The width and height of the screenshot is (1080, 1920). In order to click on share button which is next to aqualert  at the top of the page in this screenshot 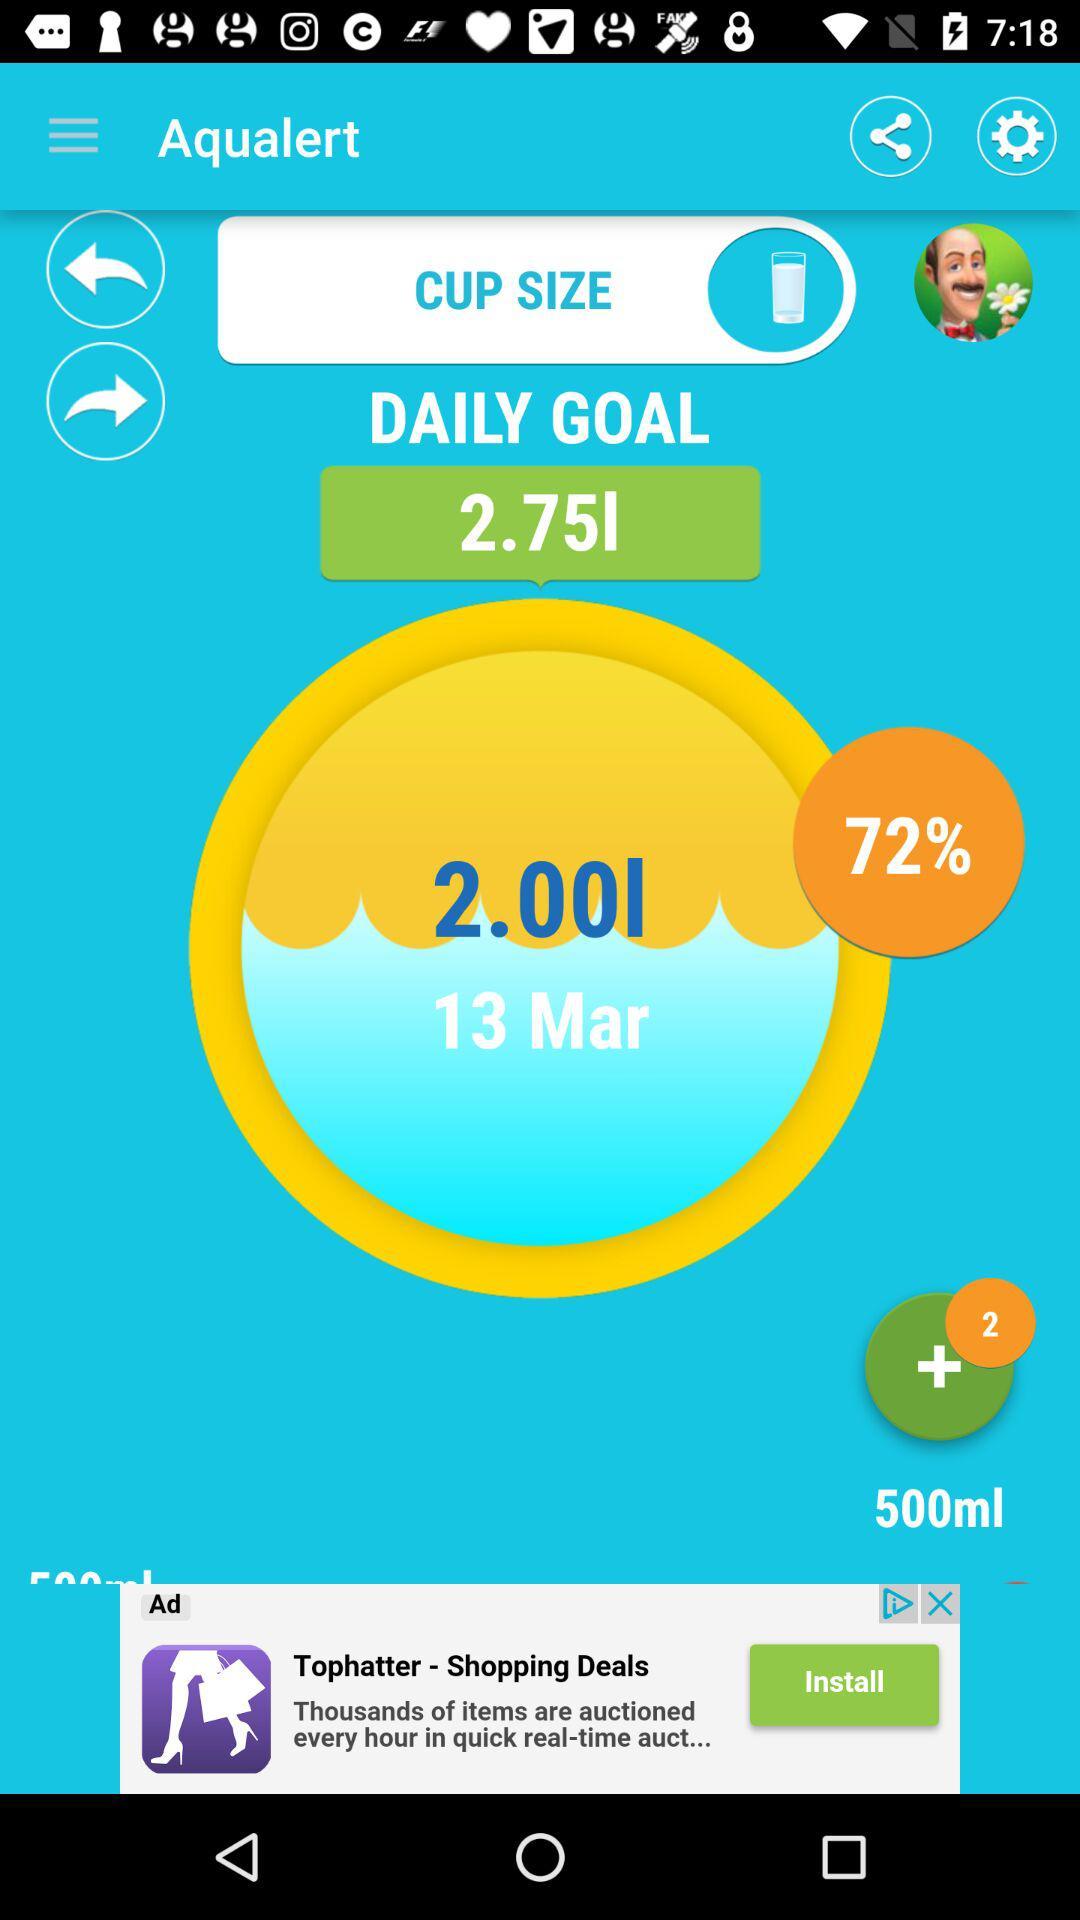, I will do `click(890, 136)`.